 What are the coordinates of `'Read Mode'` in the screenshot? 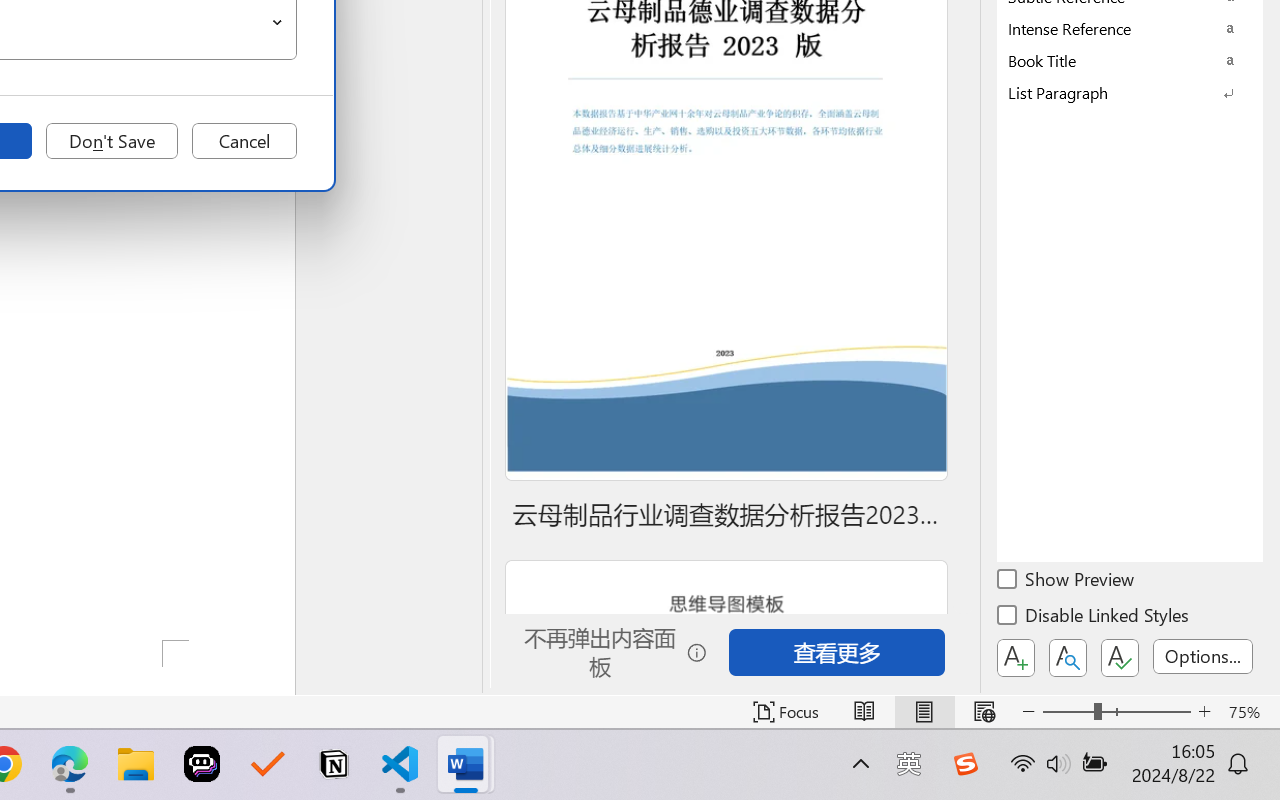 It's located at (864, 711).